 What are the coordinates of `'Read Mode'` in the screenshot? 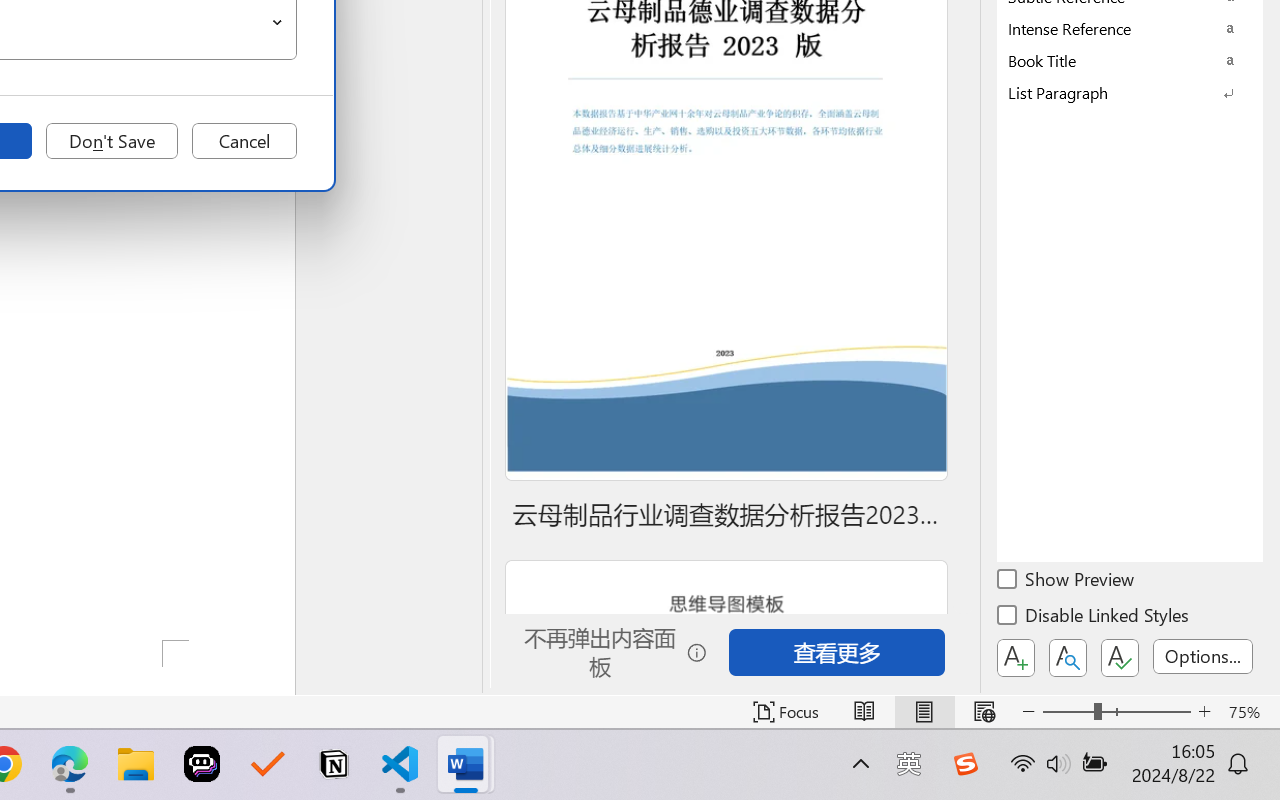 It's located at (864, 711).